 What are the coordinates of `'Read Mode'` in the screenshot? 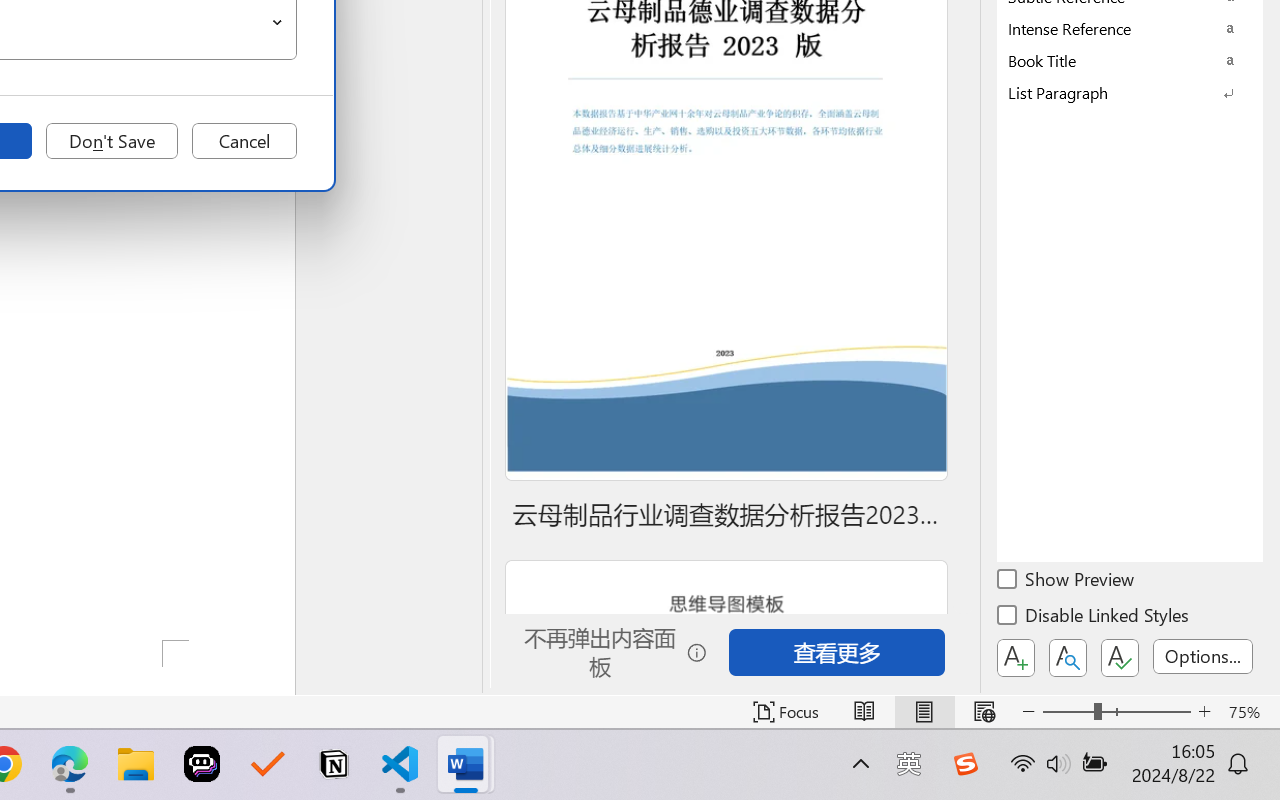 It's located at (864, 711).